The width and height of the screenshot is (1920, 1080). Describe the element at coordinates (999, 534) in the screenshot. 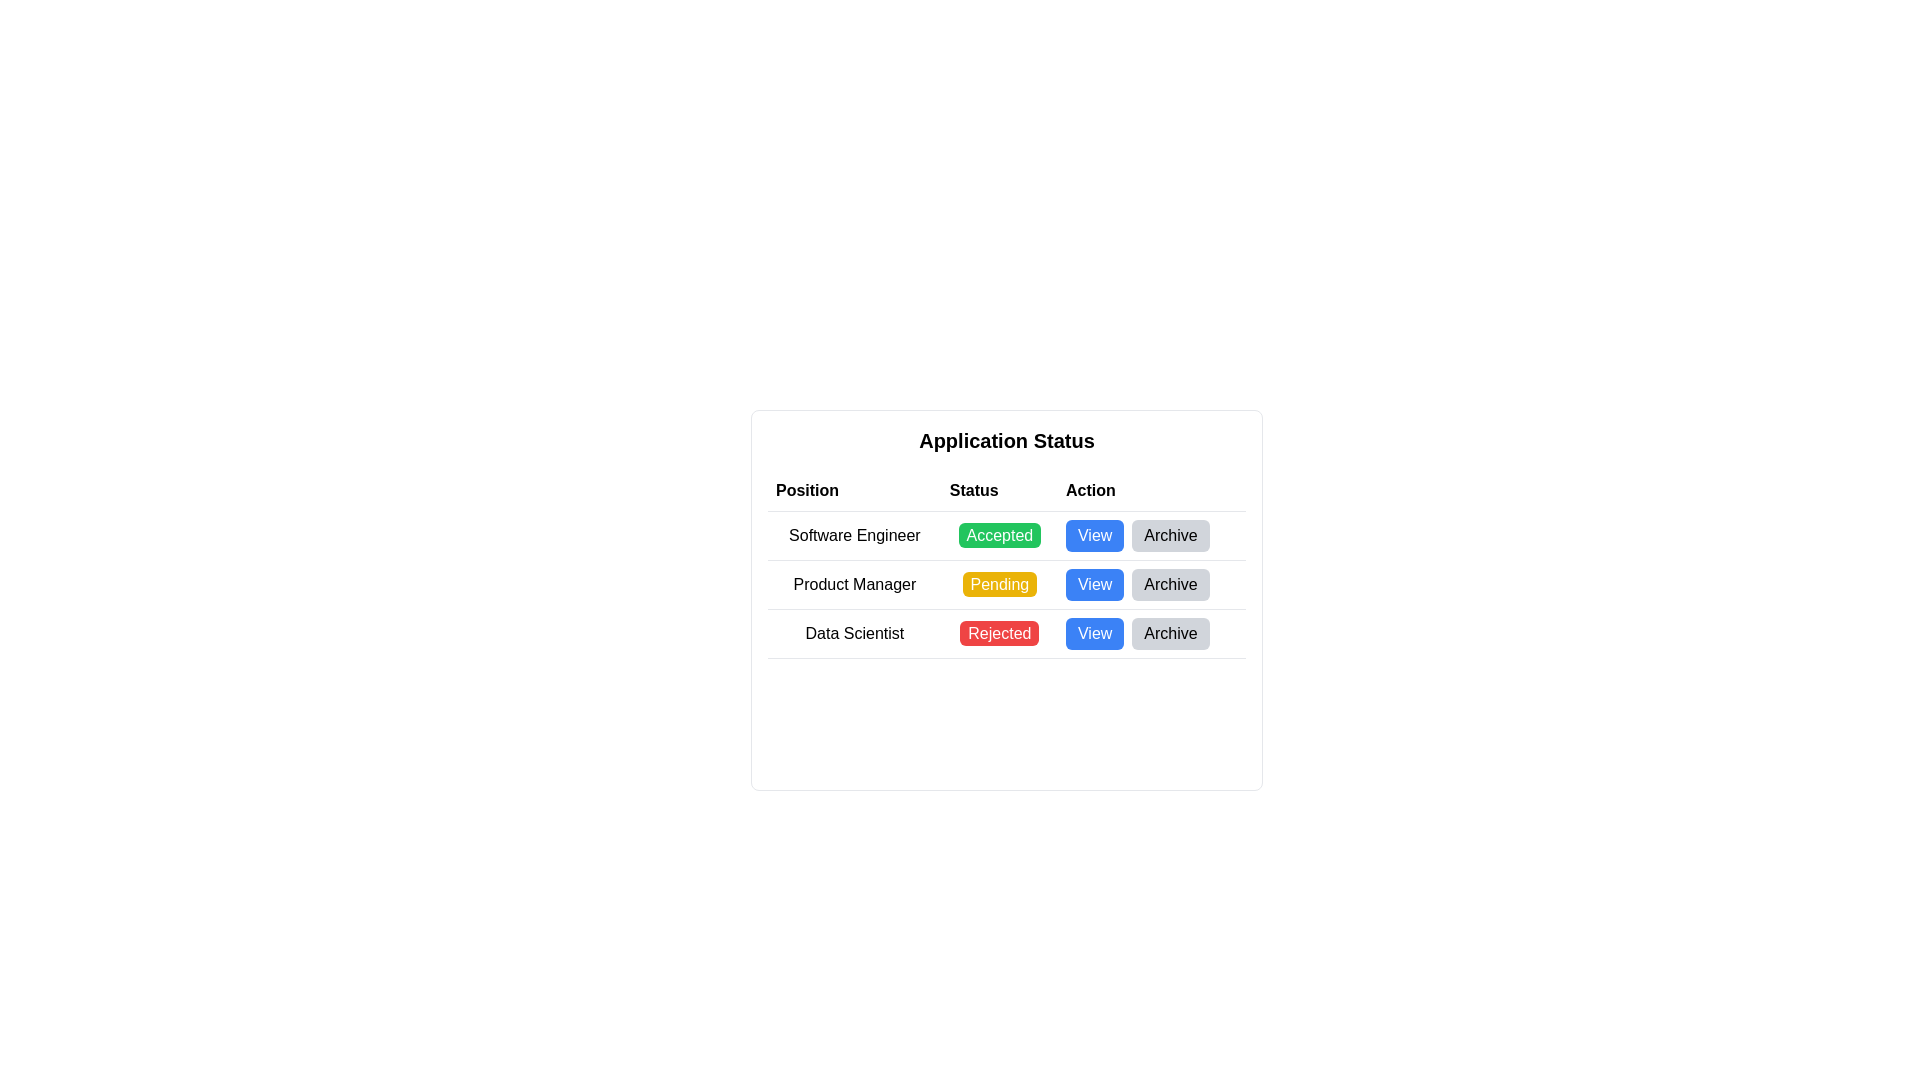

I see `the 'Accepted' badge with a green background in the 'Status' column of the 'Application Status' table for the 'Software Engineer' row` at that location.